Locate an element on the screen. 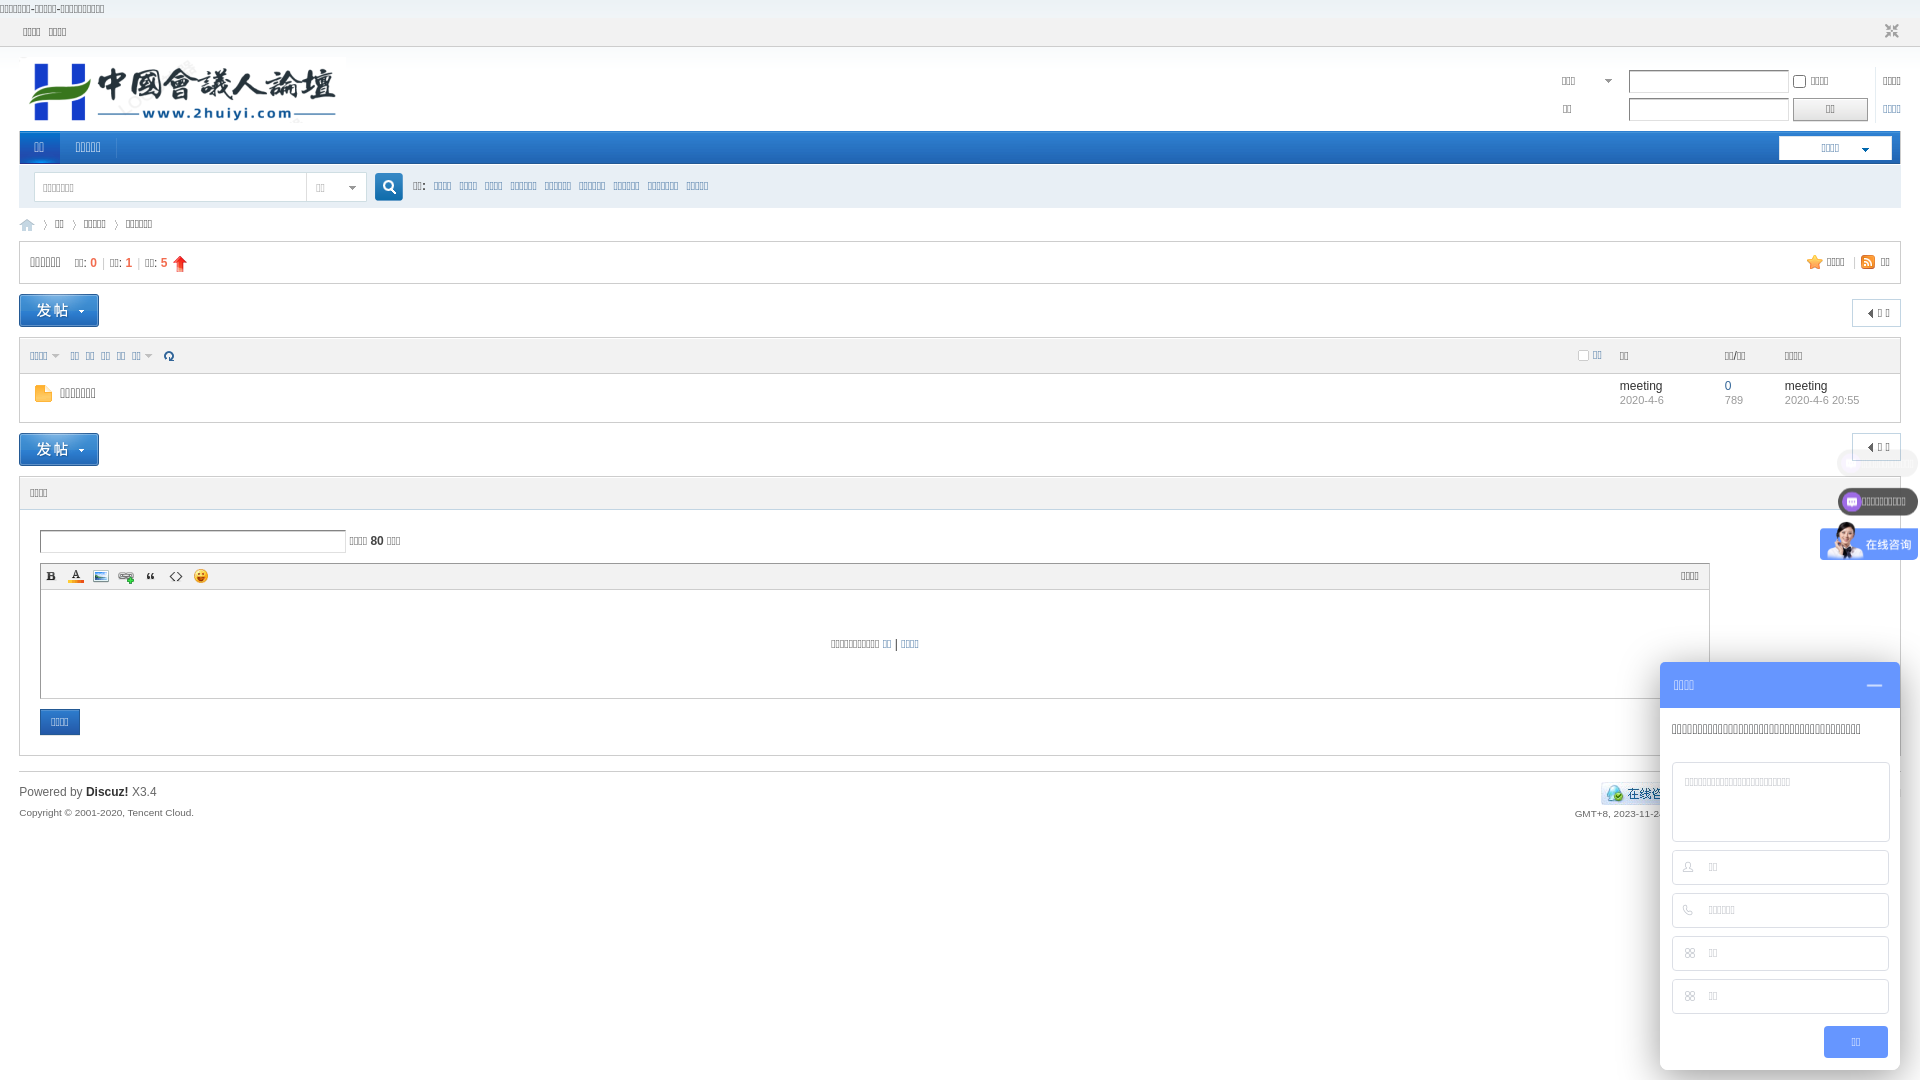 The image size is (1920, 1080). 'Image' is located at coordinates (90, 575).